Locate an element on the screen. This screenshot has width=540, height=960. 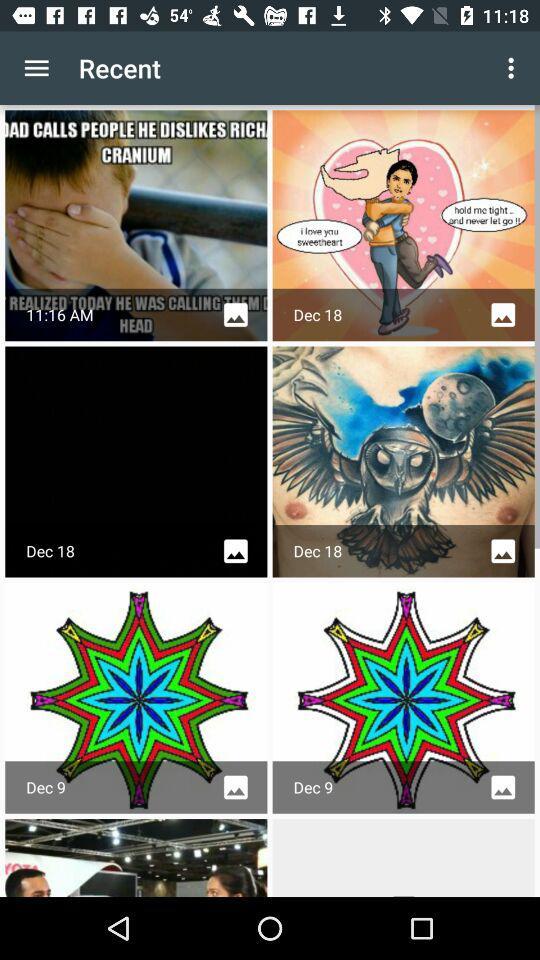
app next to the recent app is located at coordinates (513, 68).